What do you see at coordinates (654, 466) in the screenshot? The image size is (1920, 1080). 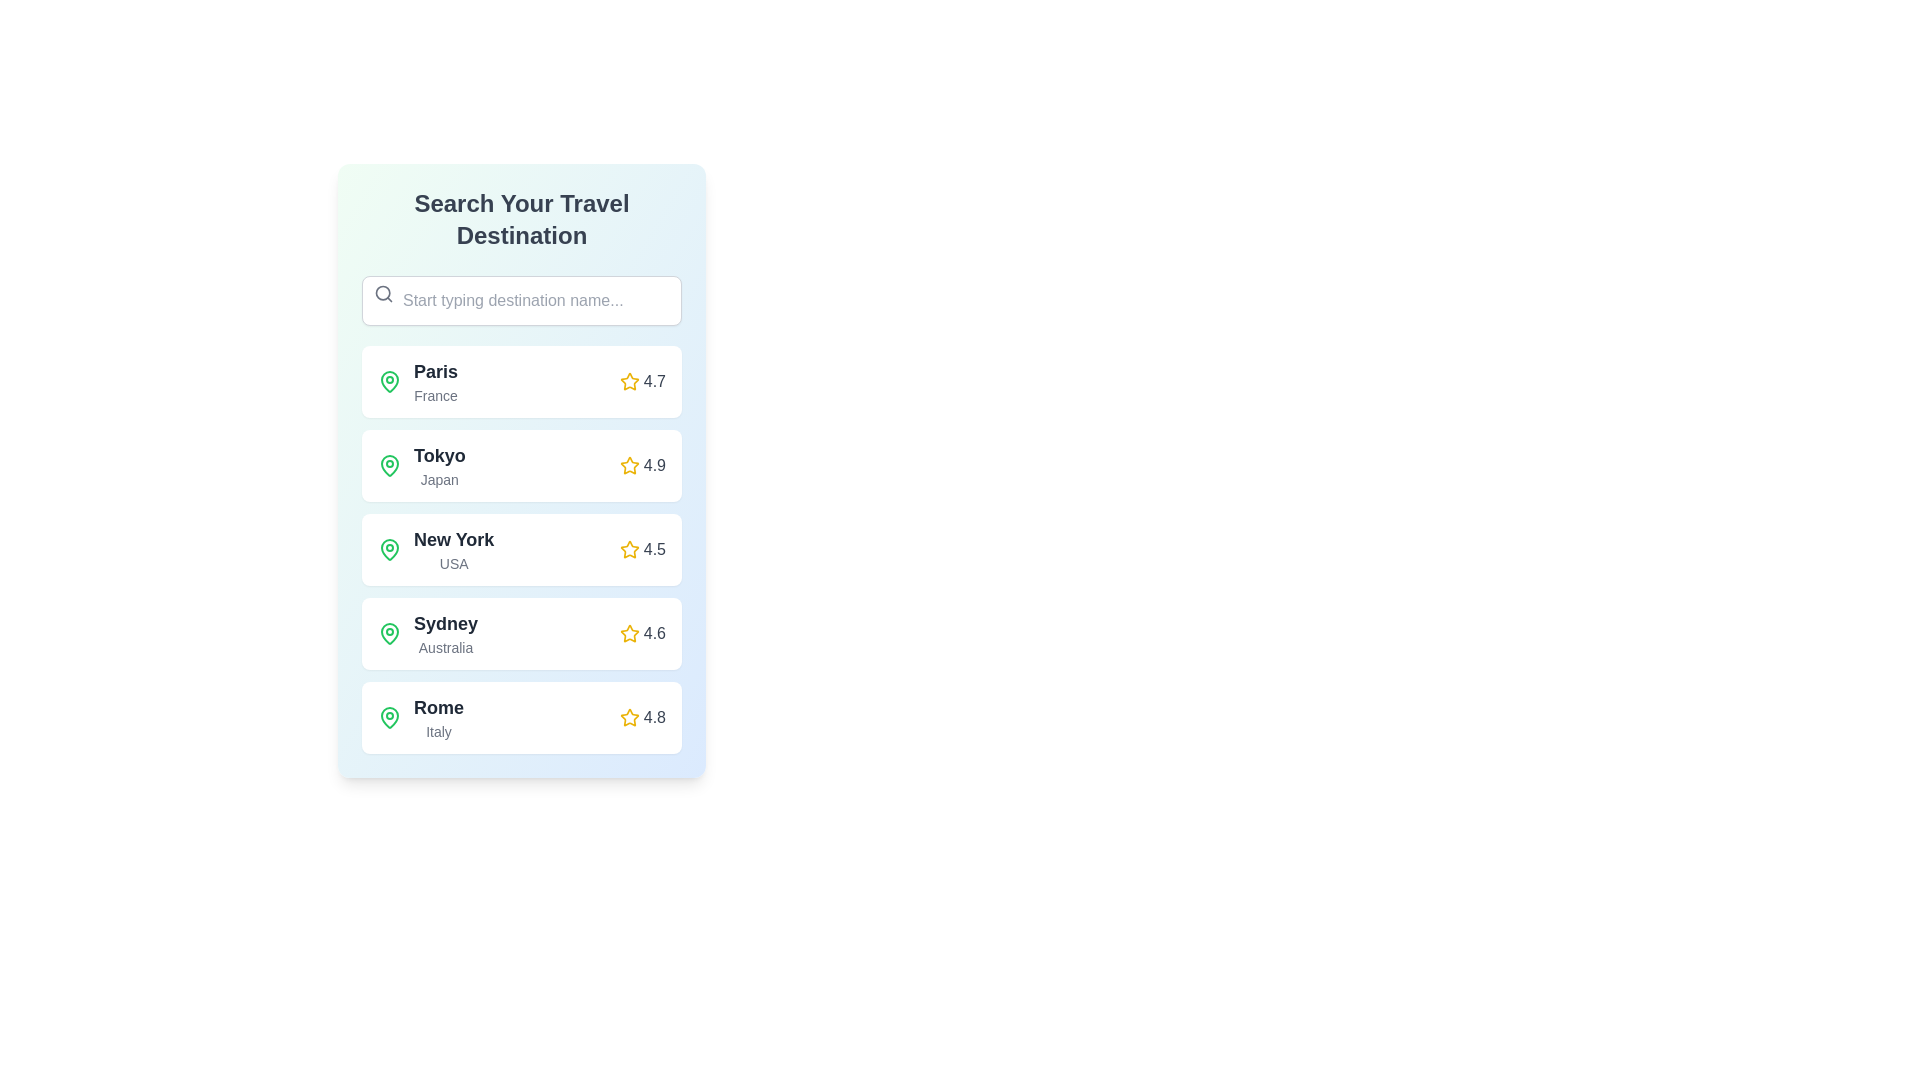 I see `the text component displaying '4.9', which is styled with gray color and medium font weight, located on the right side of the yellow star icon in the 'Tokyo, Japan' list item` at bounding box center [654, 466].